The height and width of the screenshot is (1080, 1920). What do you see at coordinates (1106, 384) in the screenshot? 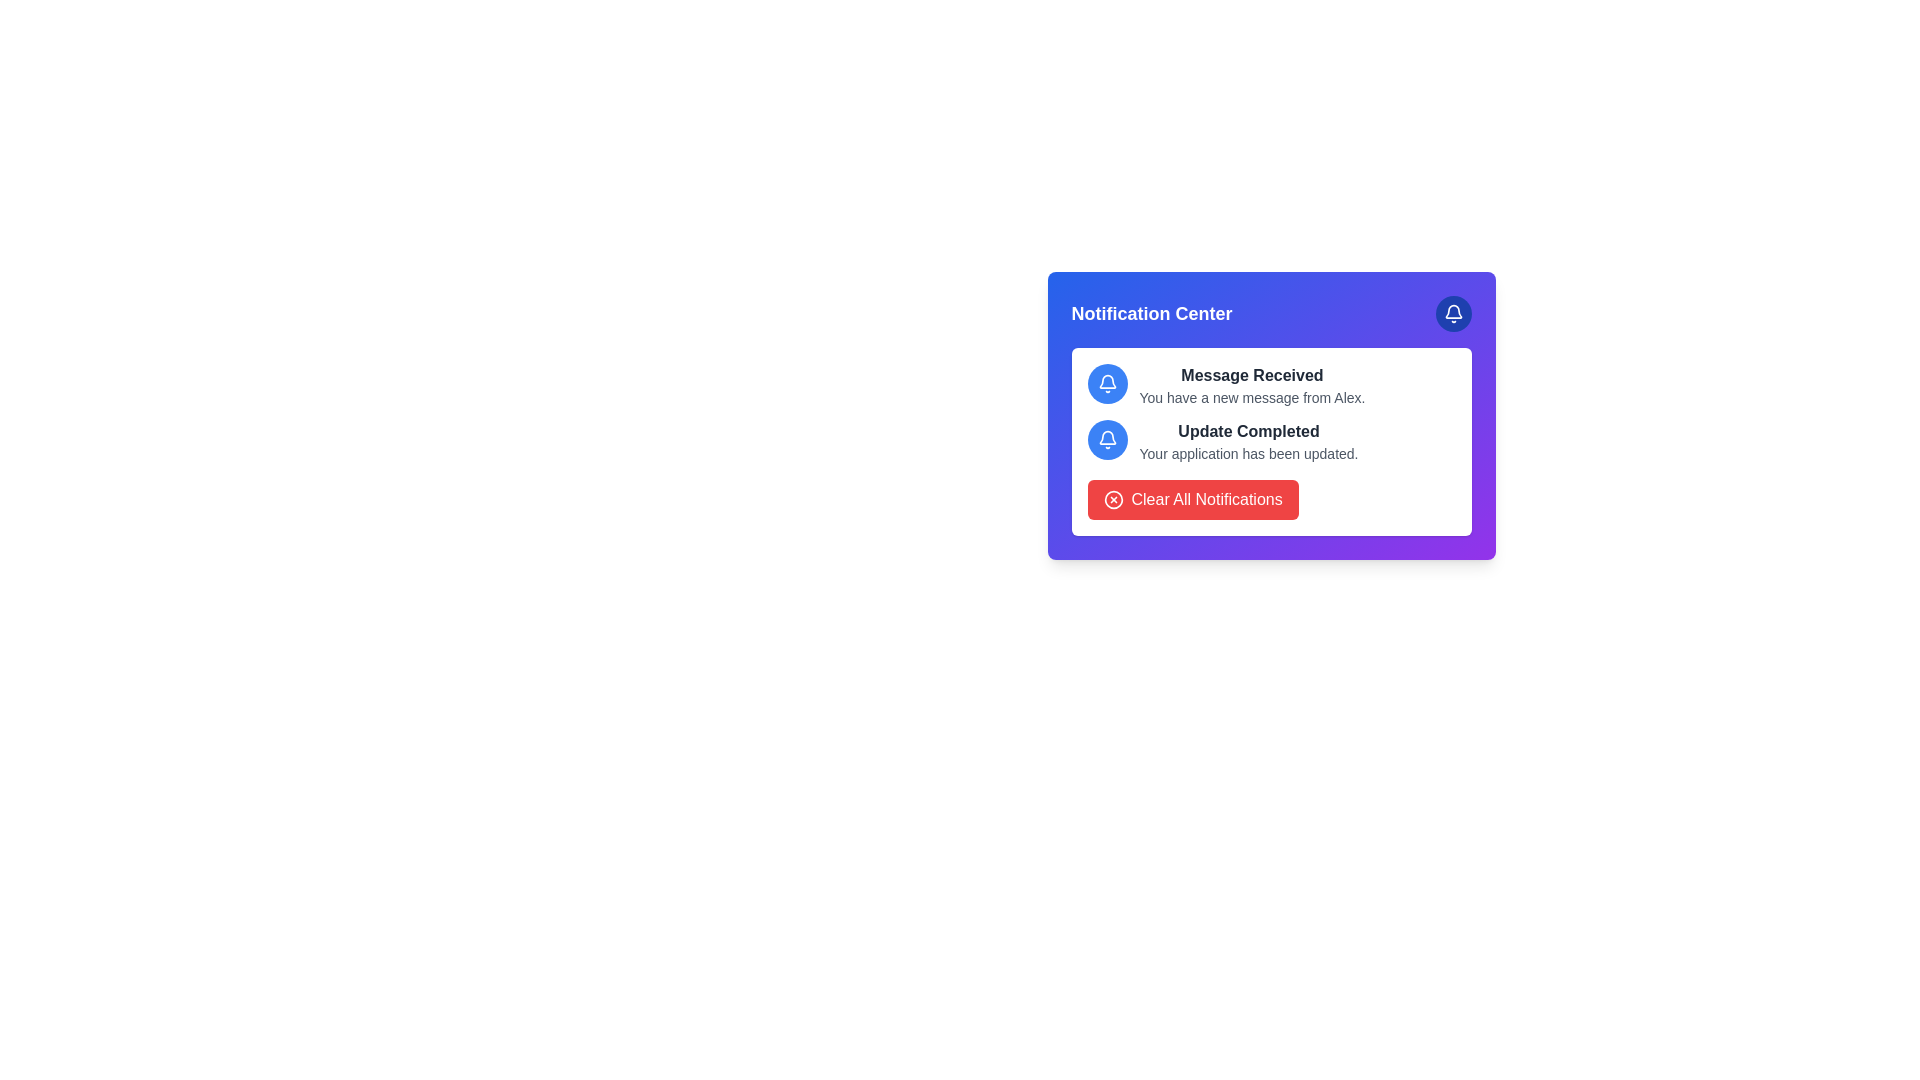
I see `the bell notification icon located at the top-right corner of the Notification Center` at bounding box center [1106, 384].